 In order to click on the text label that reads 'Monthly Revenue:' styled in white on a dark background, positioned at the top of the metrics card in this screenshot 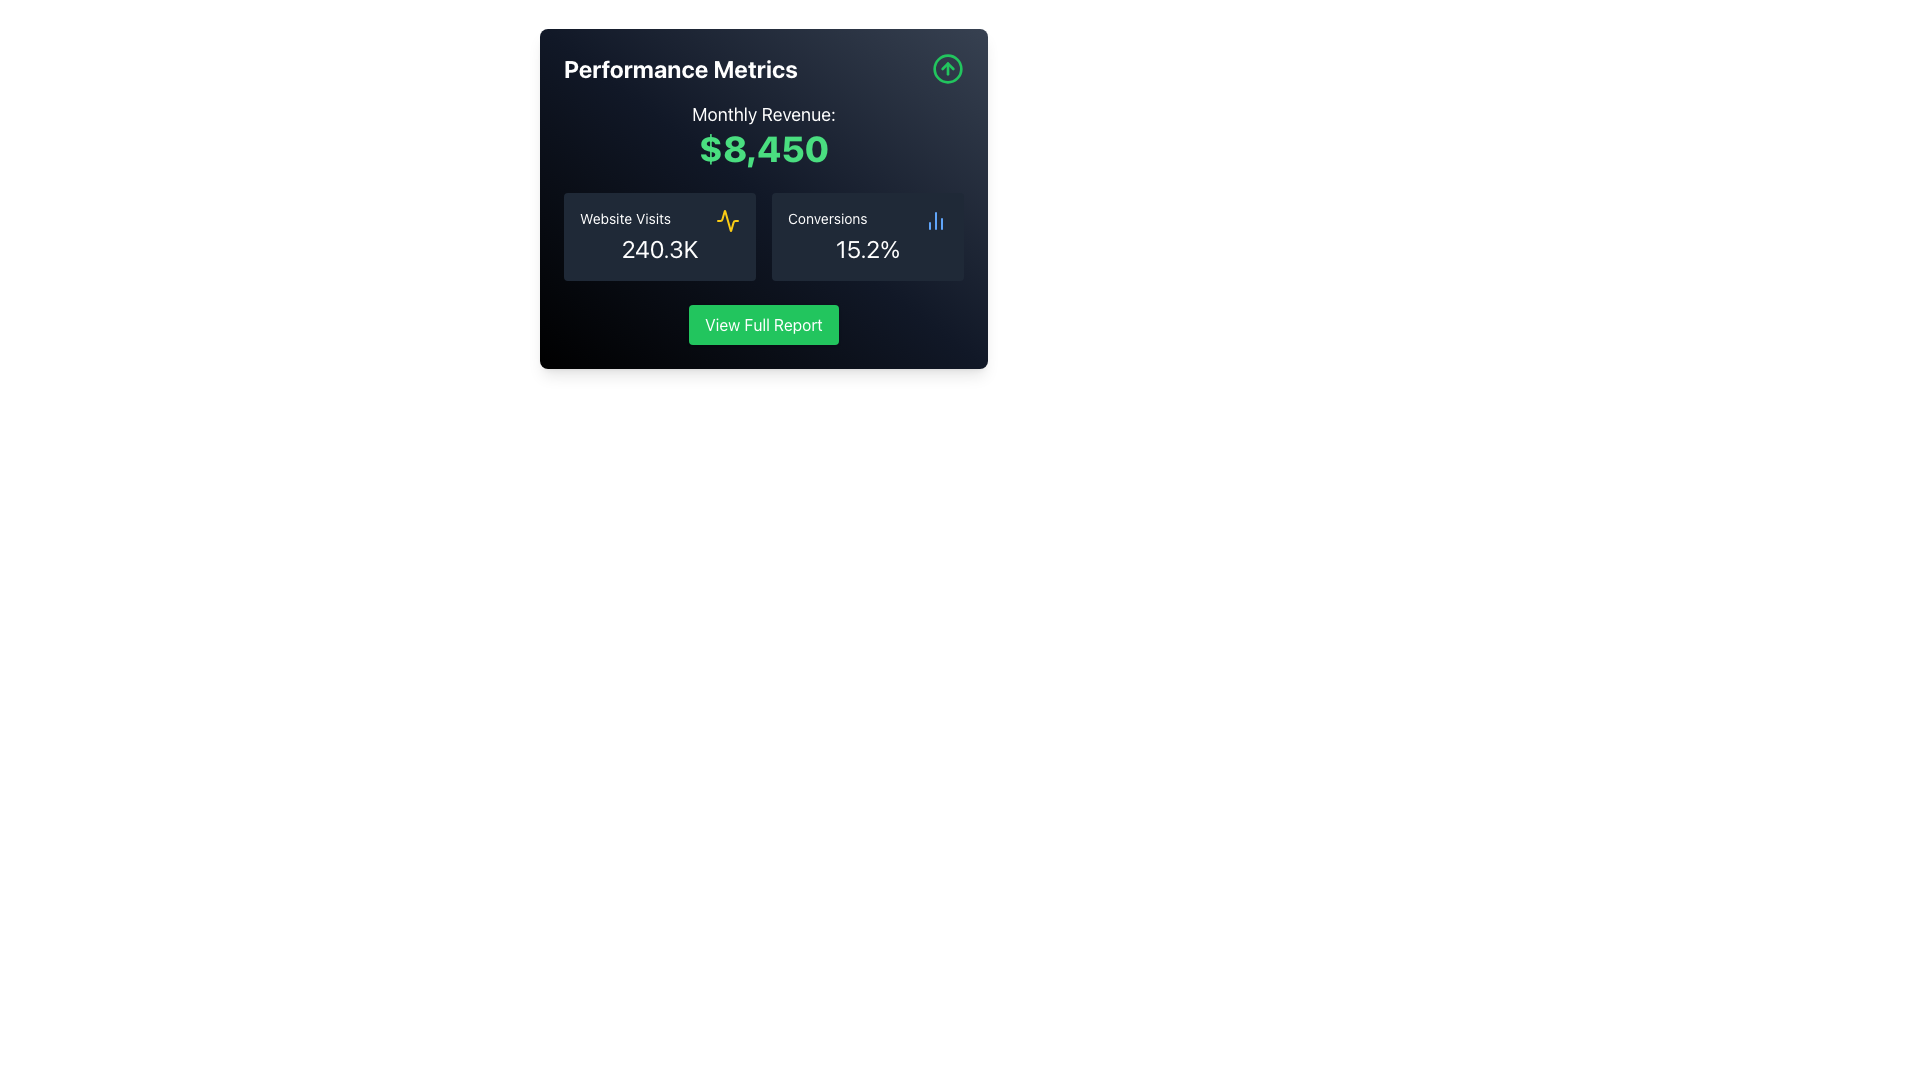, I will do `click(762, 115)`.